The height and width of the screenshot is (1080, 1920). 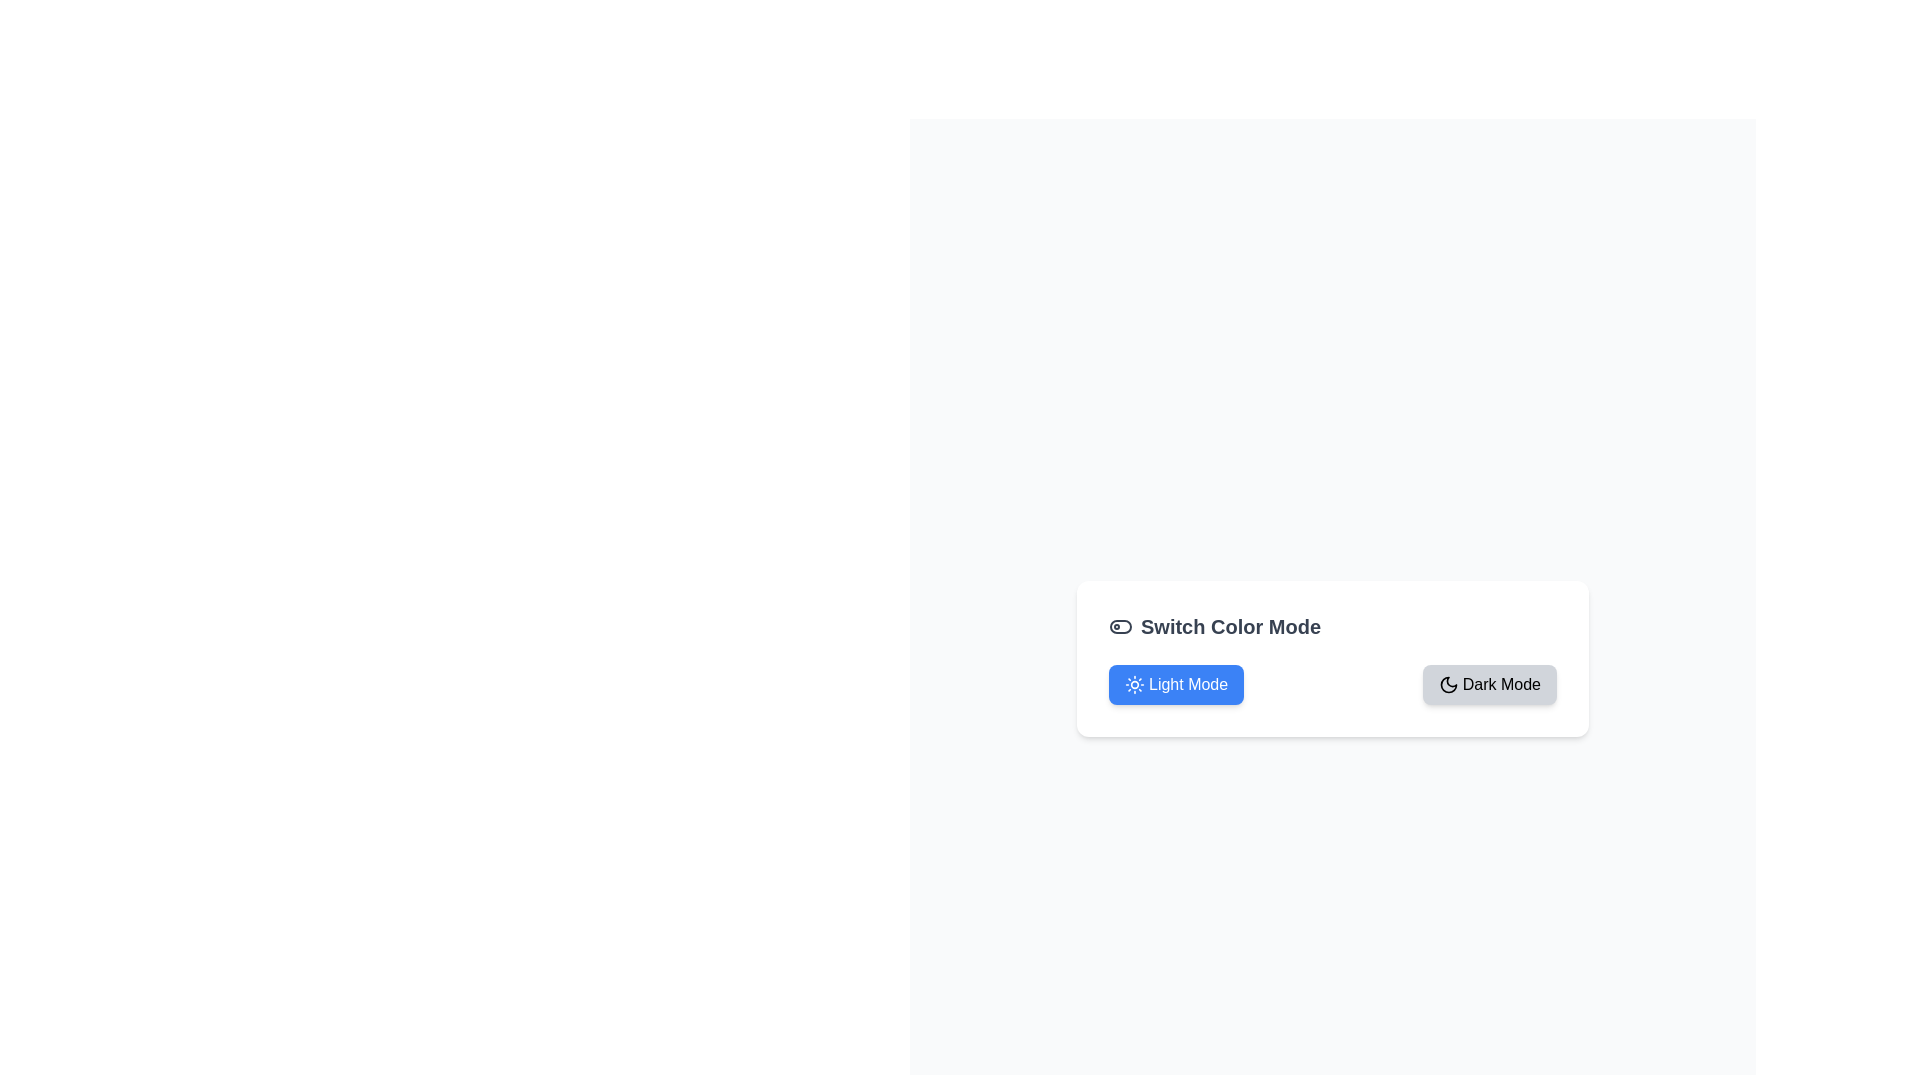 I want to click on the 'Light Mode' button with a blue background and white text, so click(x=1176, y=684).